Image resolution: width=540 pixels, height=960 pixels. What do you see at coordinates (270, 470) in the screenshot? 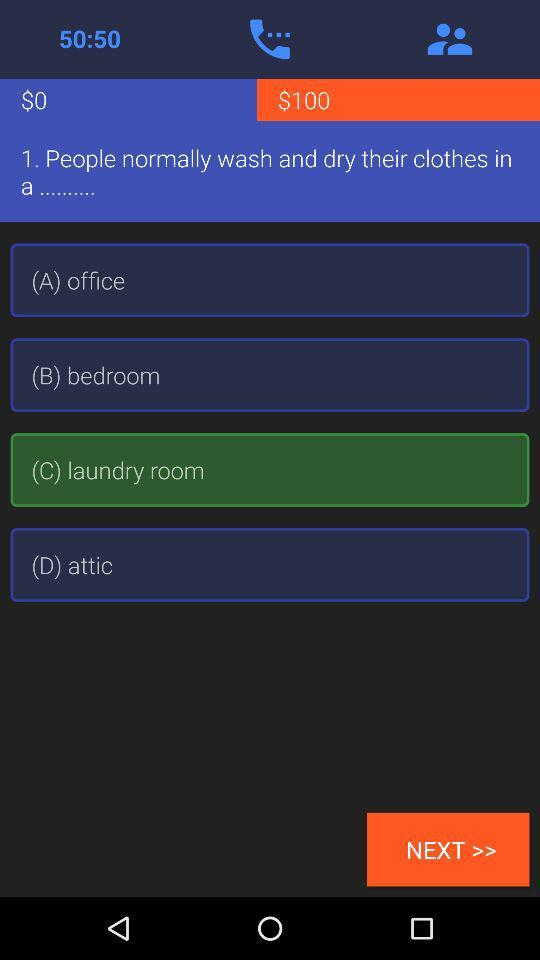
I see `the icon below (b) bedroom app` at bounding box center [270, 470].